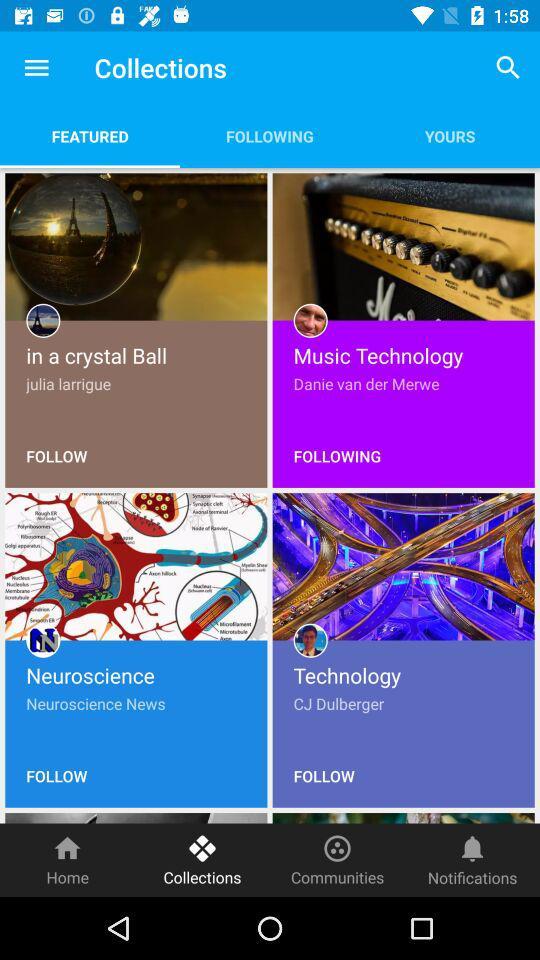  I want to click on the item next to collections item, so click(36, 68).